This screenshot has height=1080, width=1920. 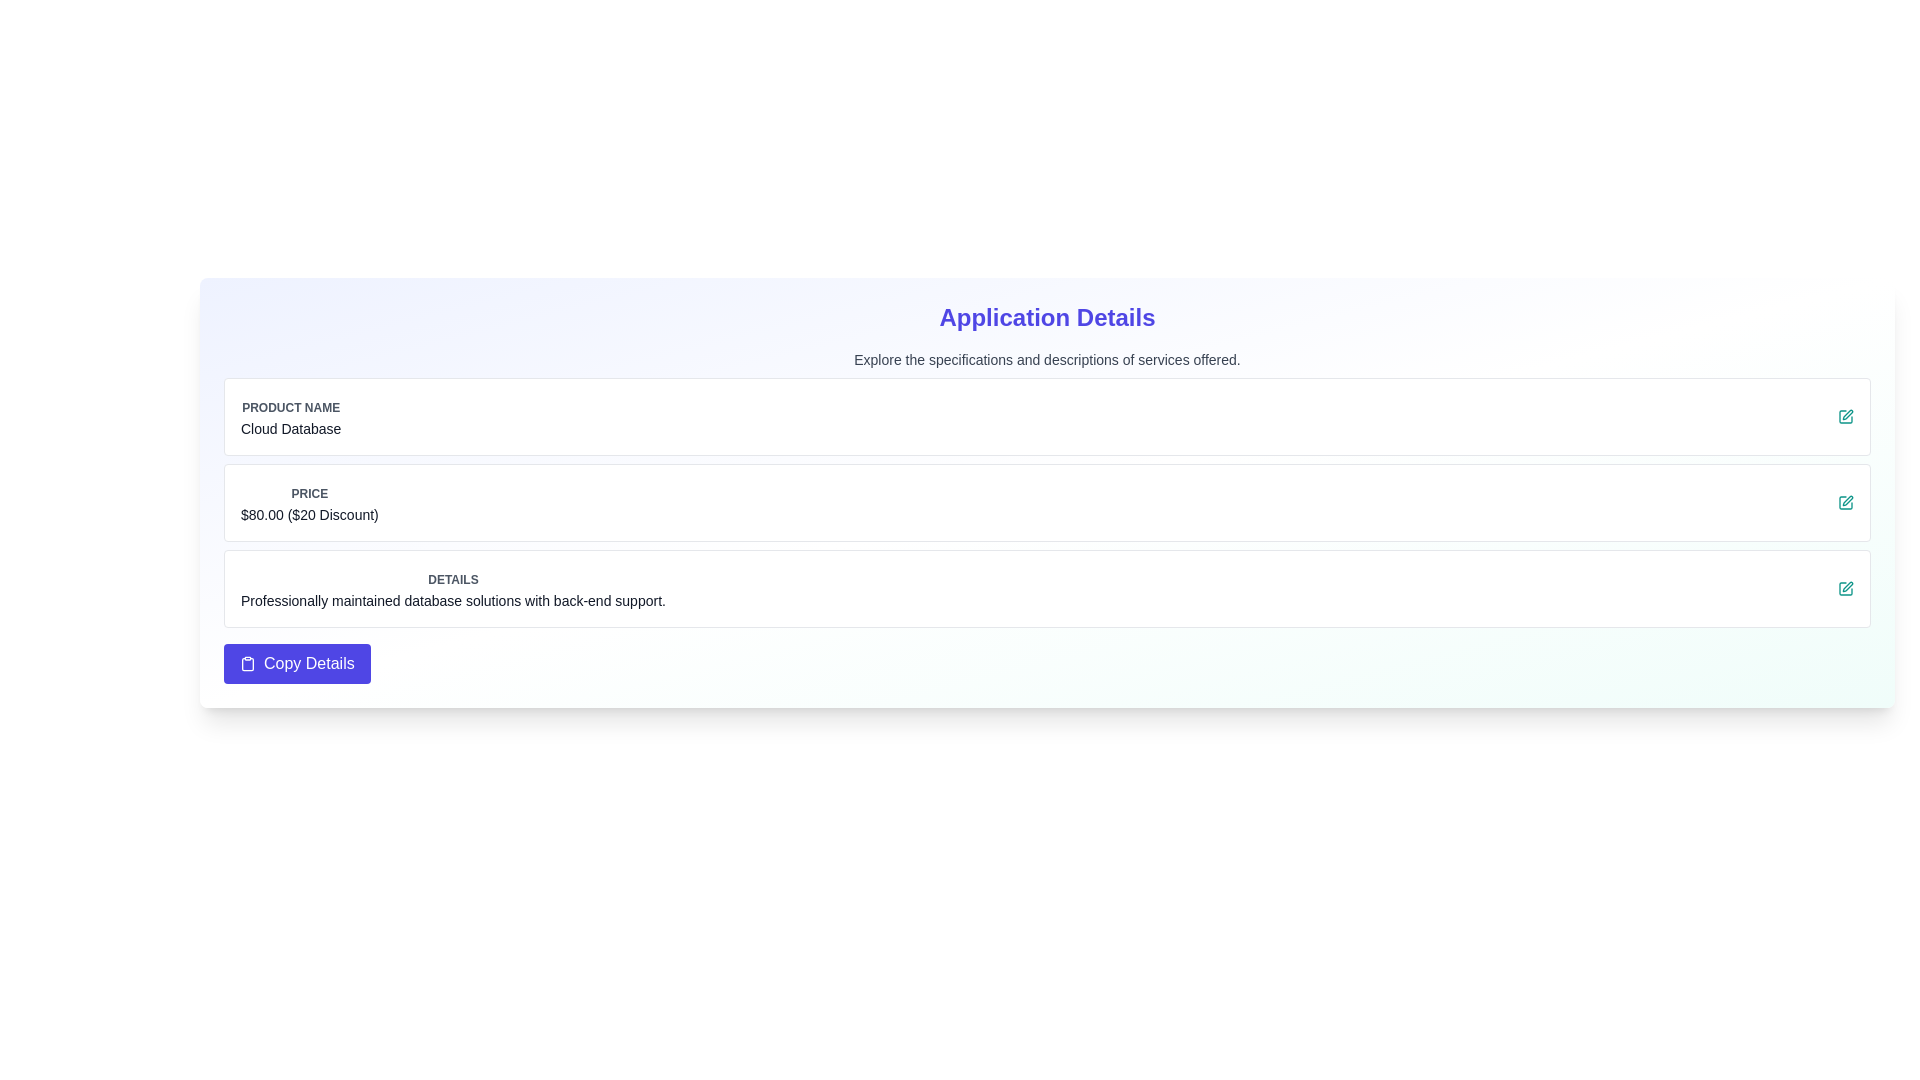 I want to click on the 'Cloud Database' text label located below the 'PRODUCT NAME' label in the product information table, so click(x=290, y=427).